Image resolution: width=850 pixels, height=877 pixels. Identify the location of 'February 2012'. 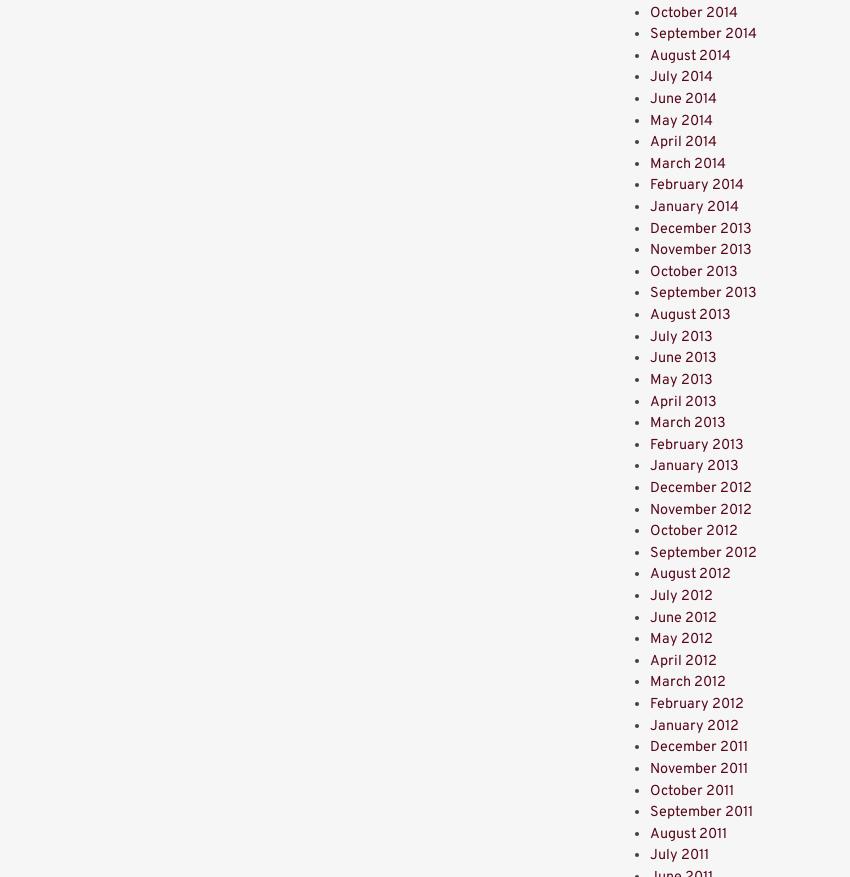
(649, 703).